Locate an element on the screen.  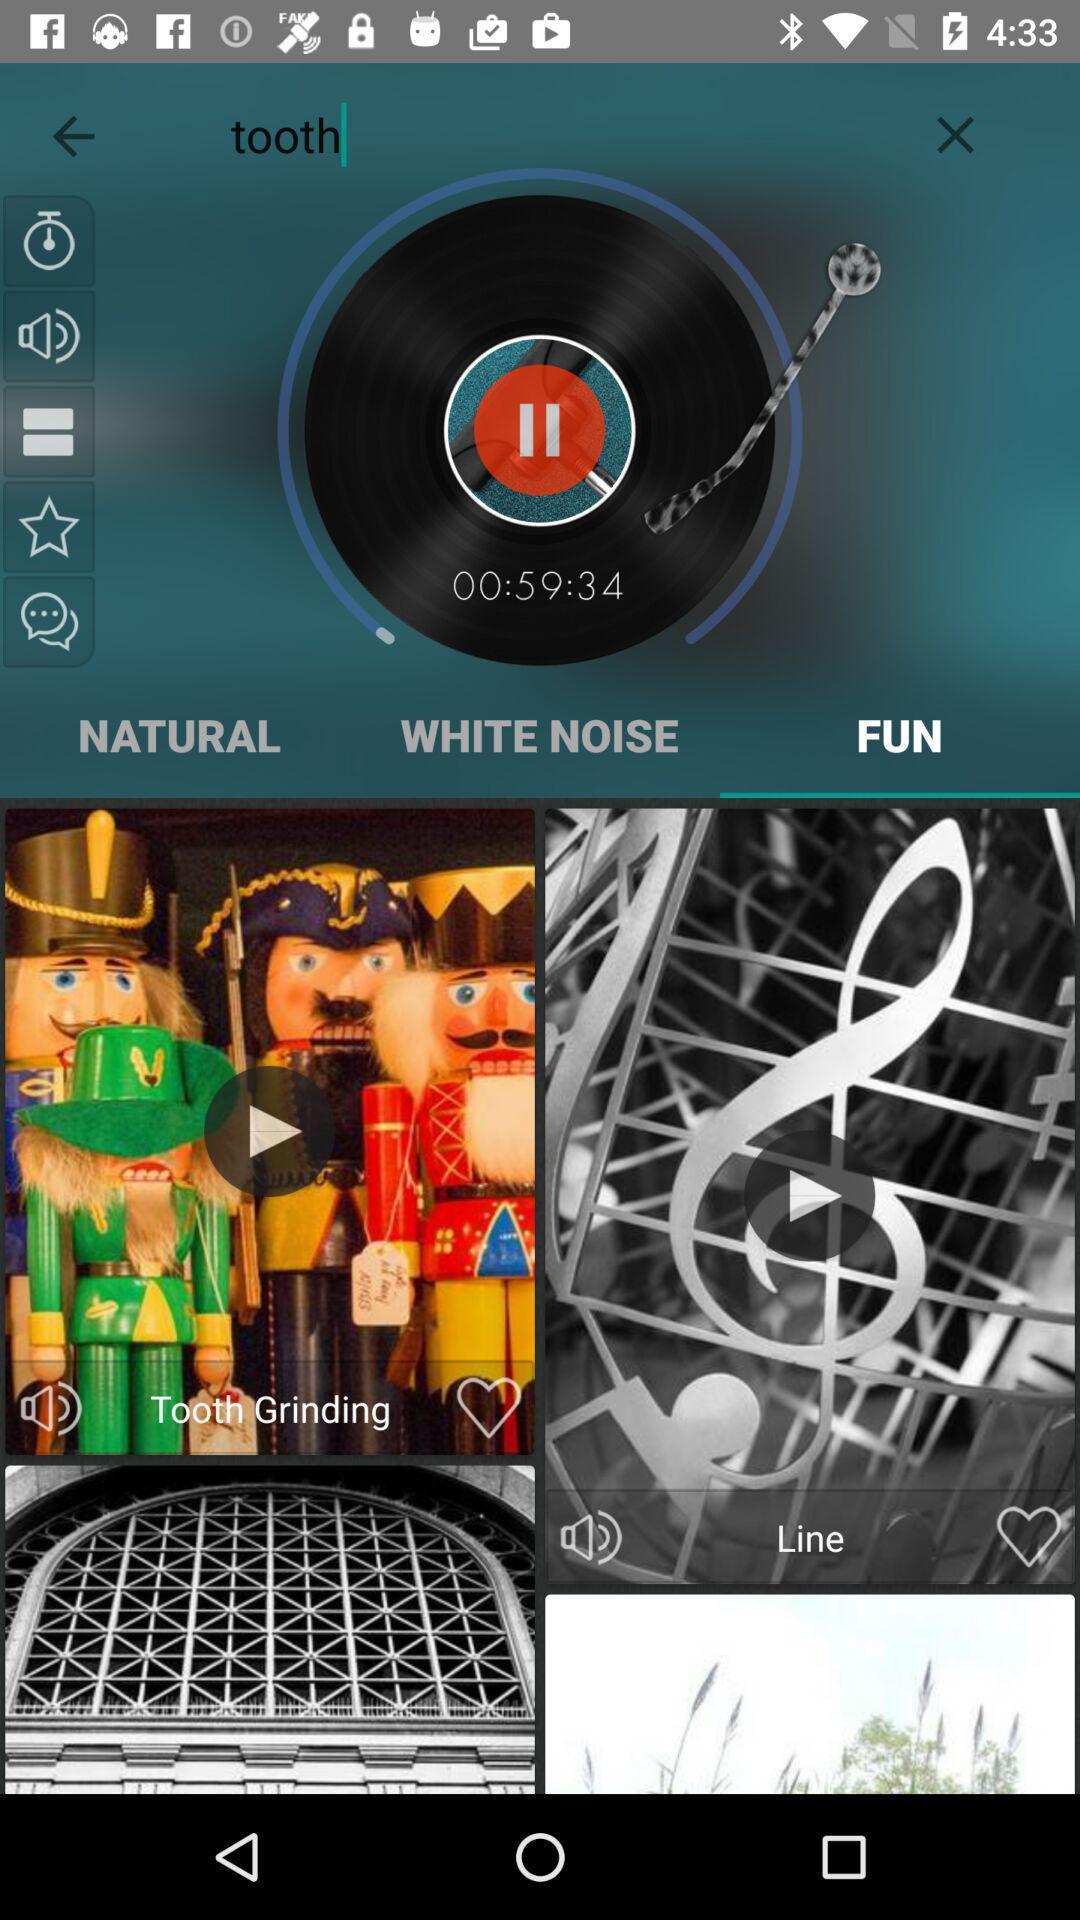
choose an option to listen is located at coordinates (590, 1536).